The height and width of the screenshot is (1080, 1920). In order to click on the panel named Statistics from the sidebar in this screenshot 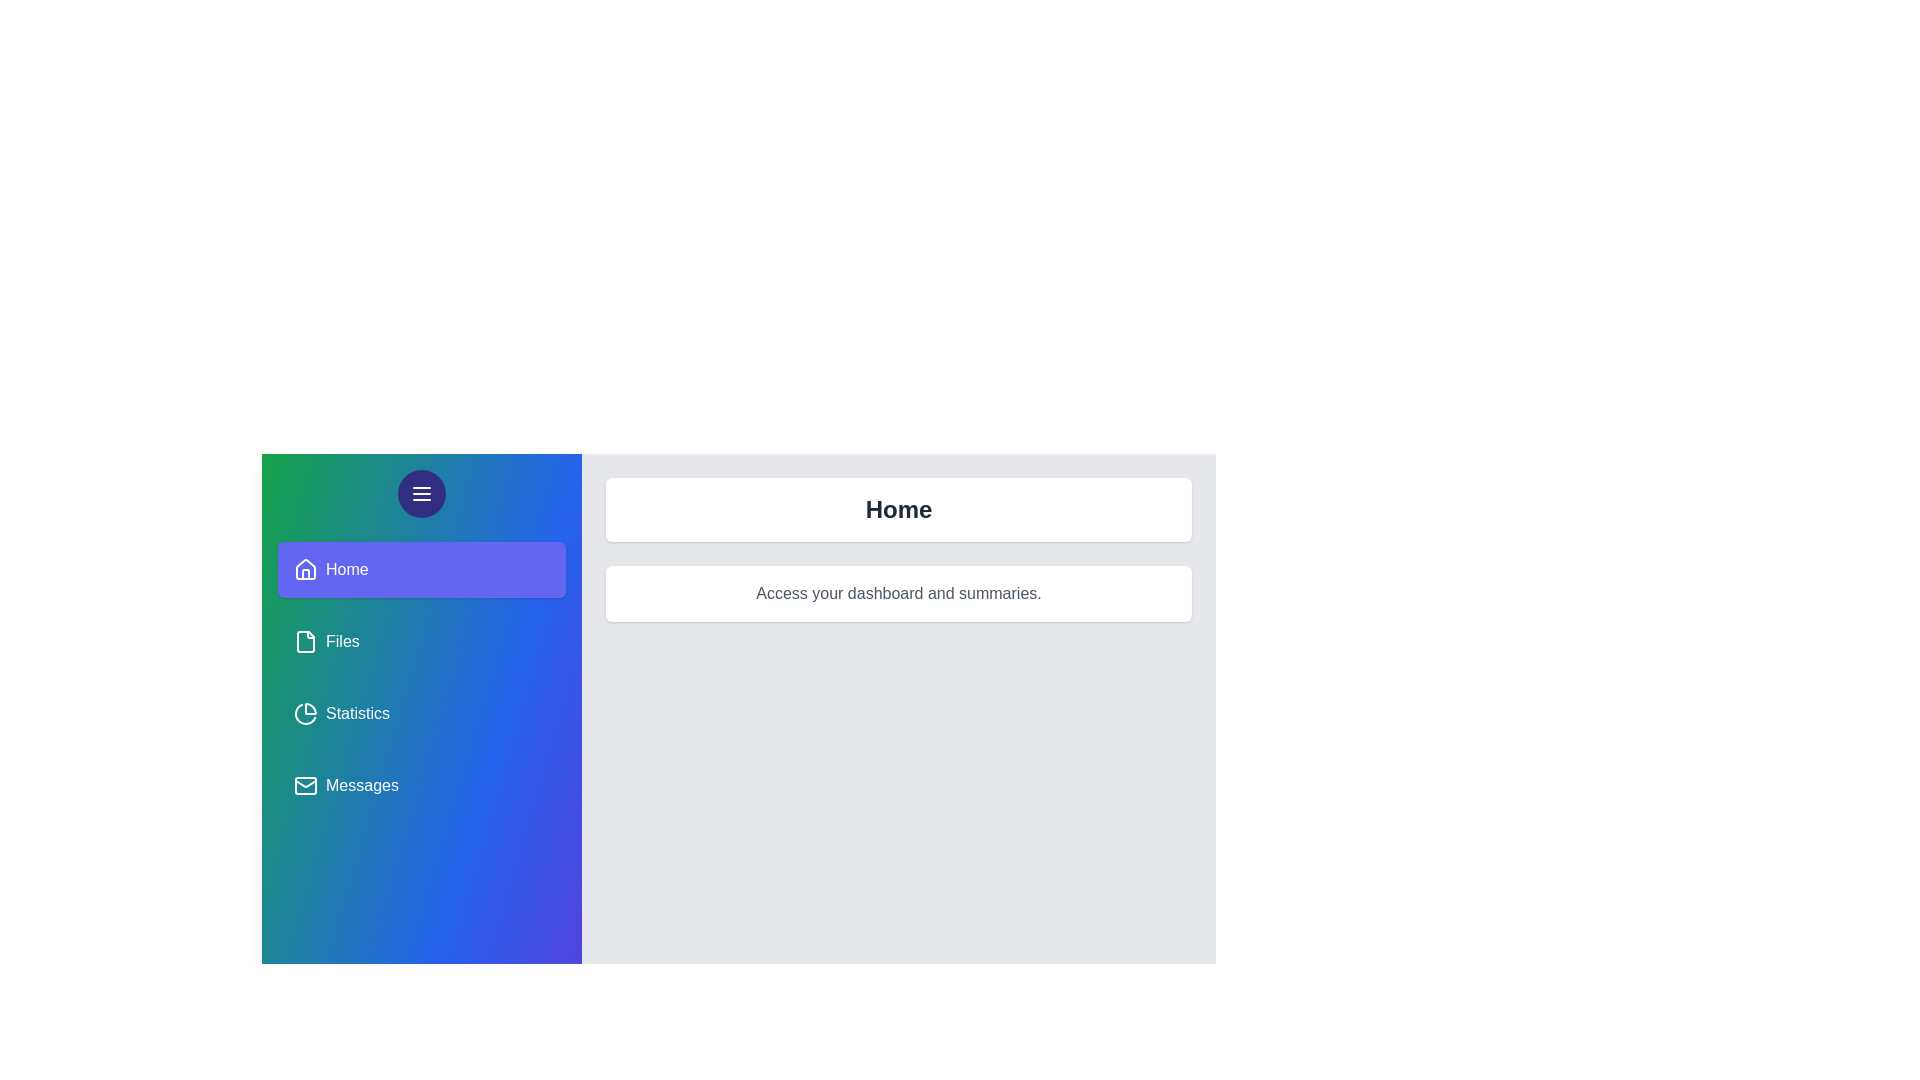, I will do `click(421, 712)`.